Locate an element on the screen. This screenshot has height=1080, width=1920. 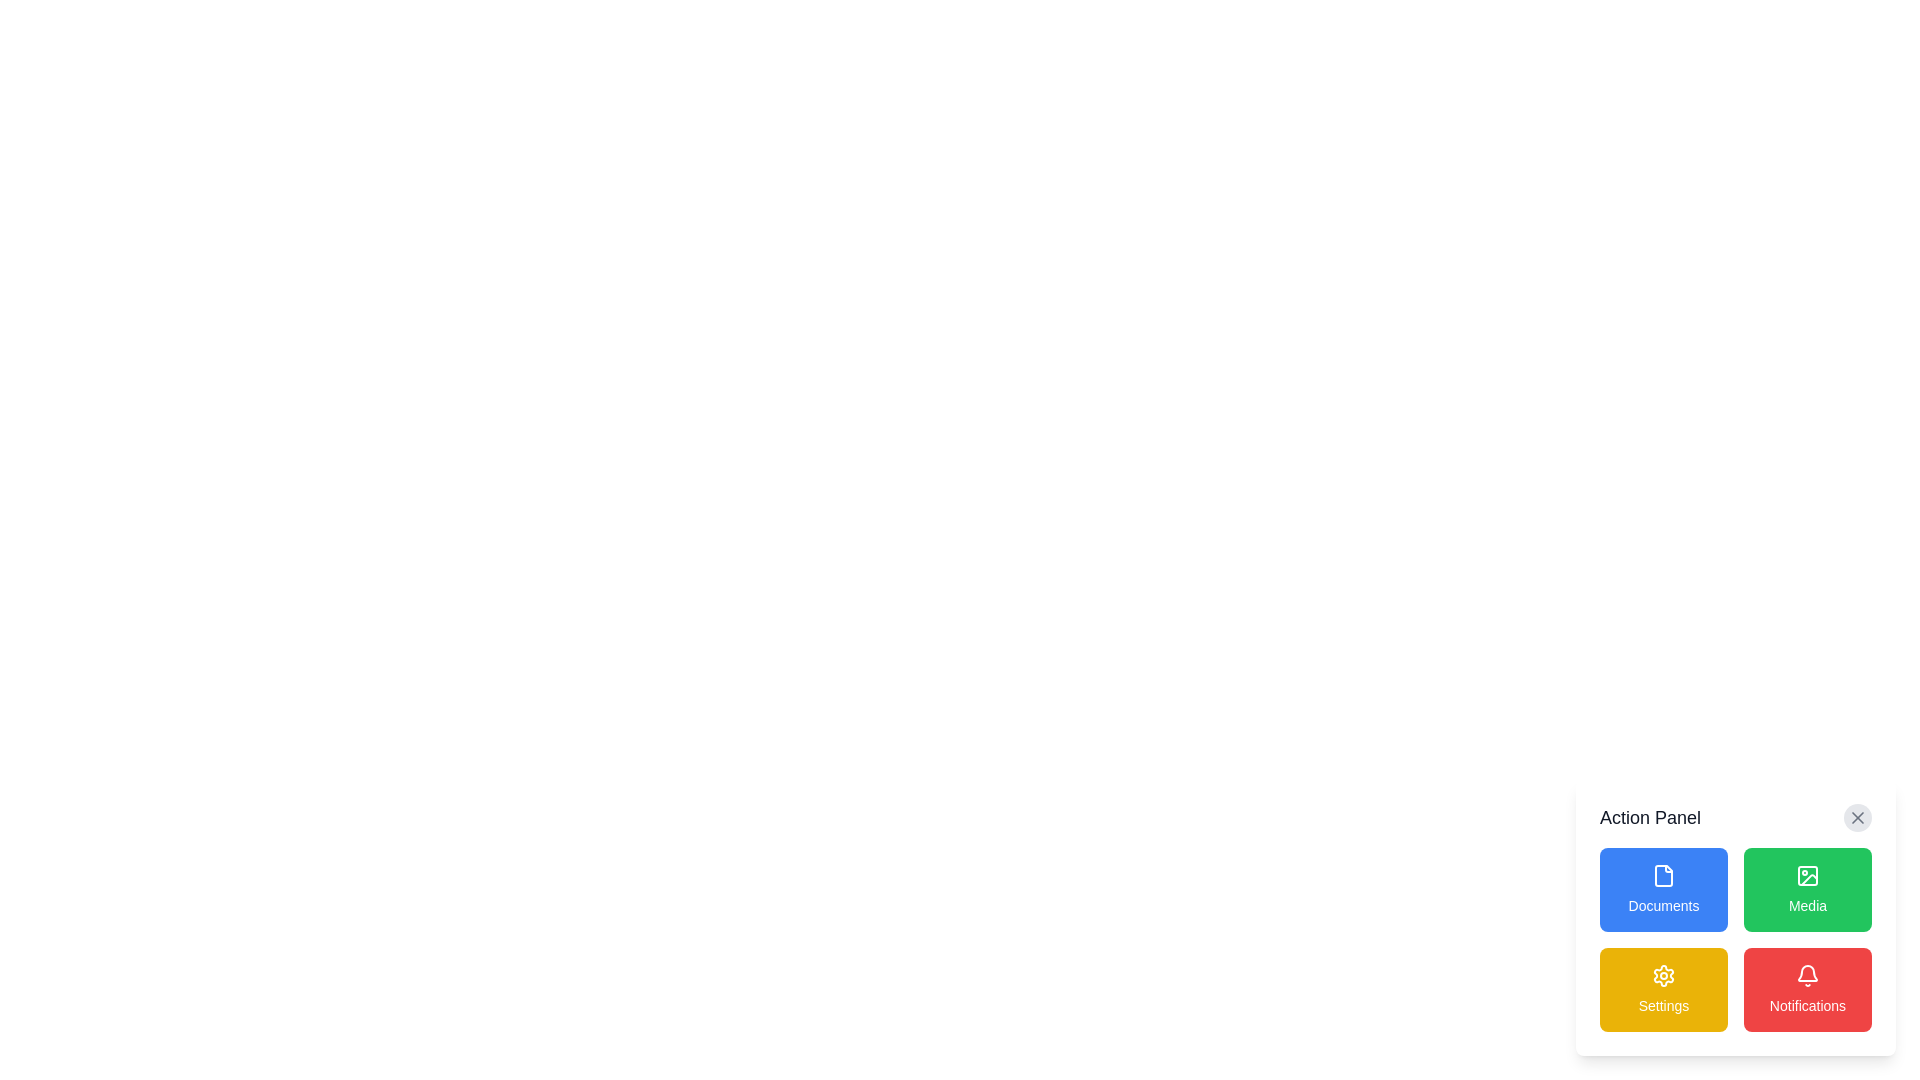
the close button (SVG icon) located at the top right corner of the 'Action Panel' to observe the hover style change is located at coordinates (1856, 817).